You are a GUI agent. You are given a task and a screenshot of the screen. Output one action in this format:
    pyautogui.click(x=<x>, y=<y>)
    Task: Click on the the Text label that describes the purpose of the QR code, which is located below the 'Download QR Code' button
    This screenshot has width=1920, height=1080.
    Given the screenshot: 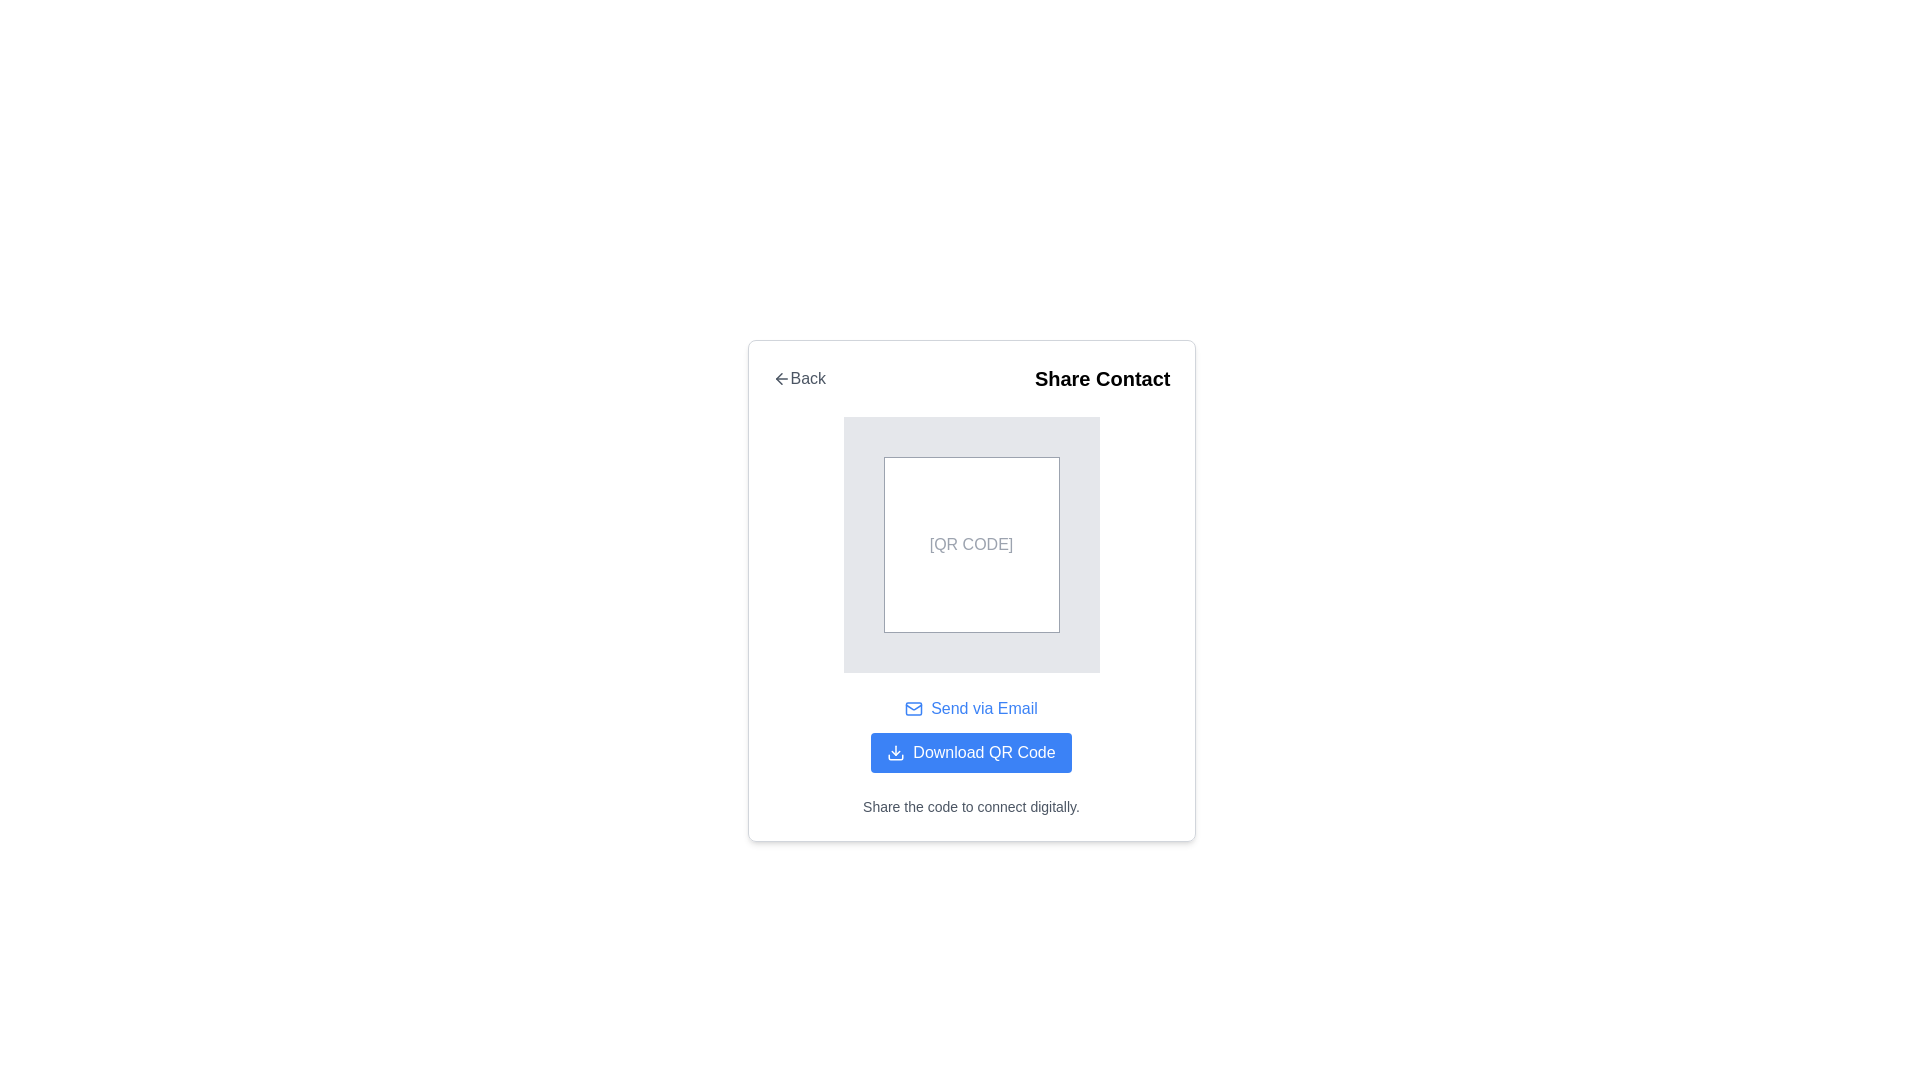 What is the action you would take?
    pyautogui.click(x=971, y=805)
    